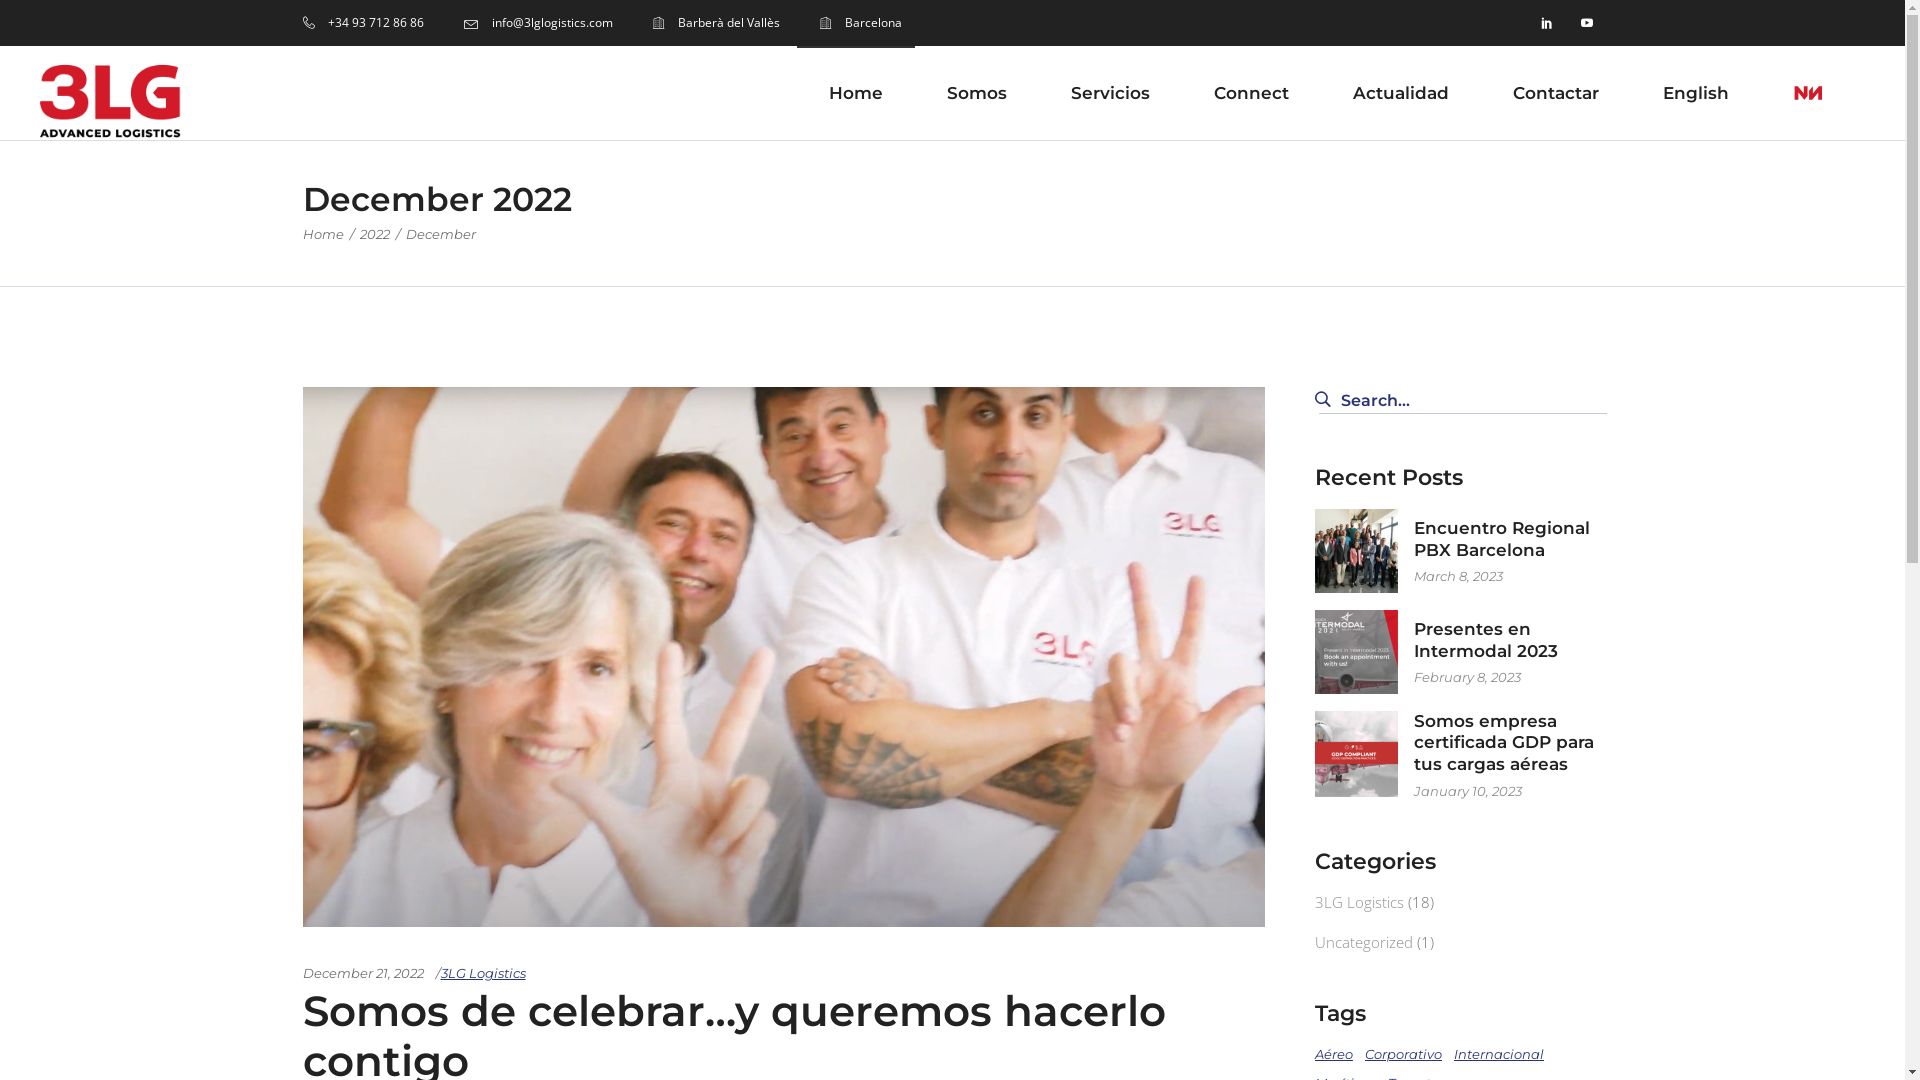 This screenshot has width=1920, height=1080. I want to click on '2022', so click(374, 233).